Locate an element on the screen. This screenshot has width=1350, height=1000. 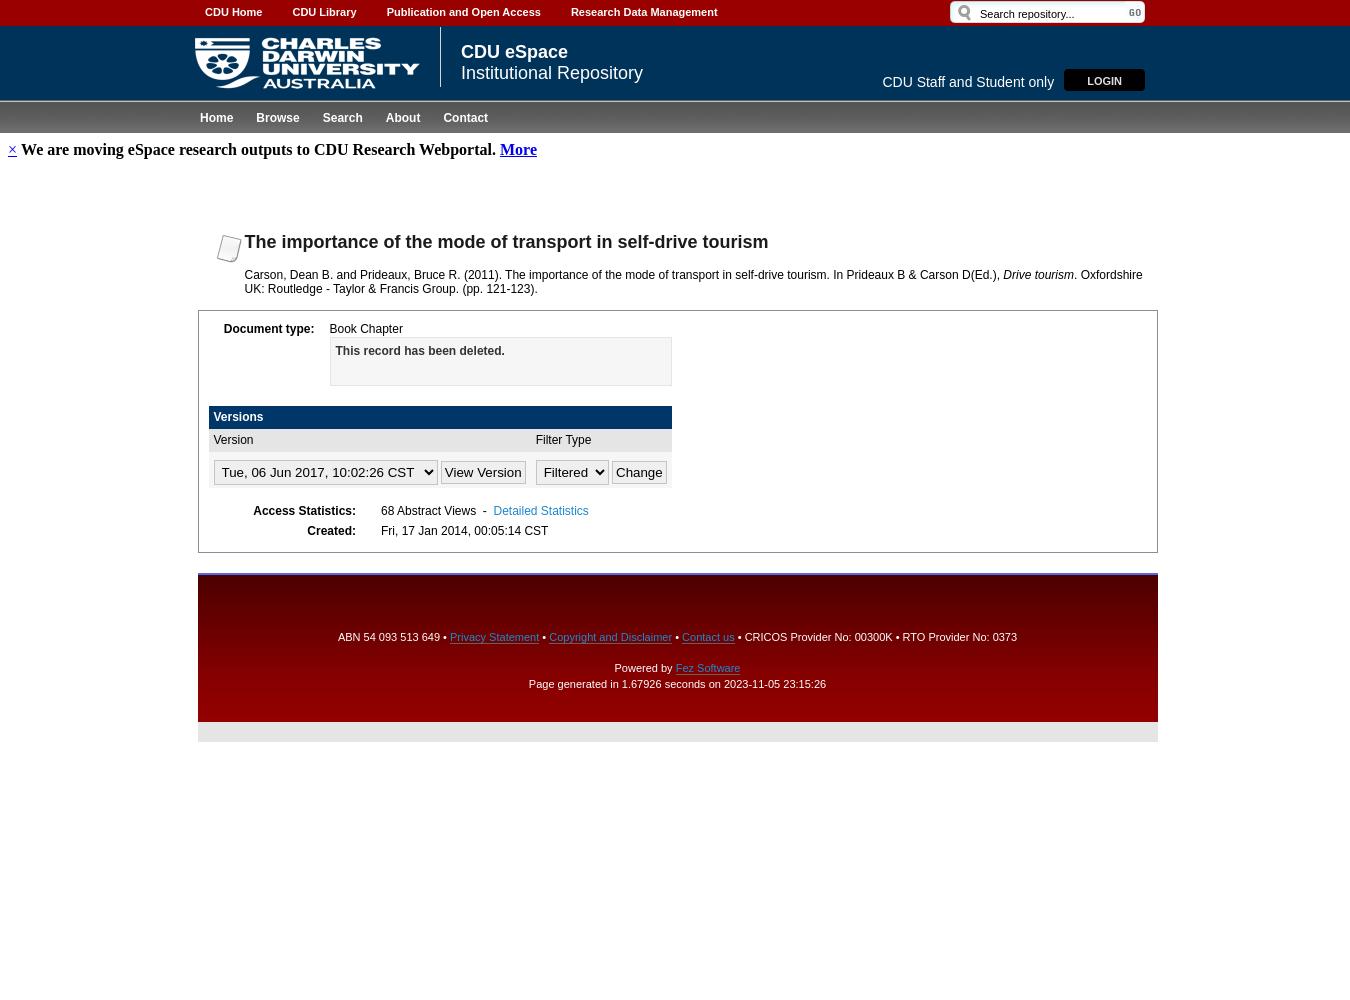
'(Ed.),' is located at coordinates (968, 274).